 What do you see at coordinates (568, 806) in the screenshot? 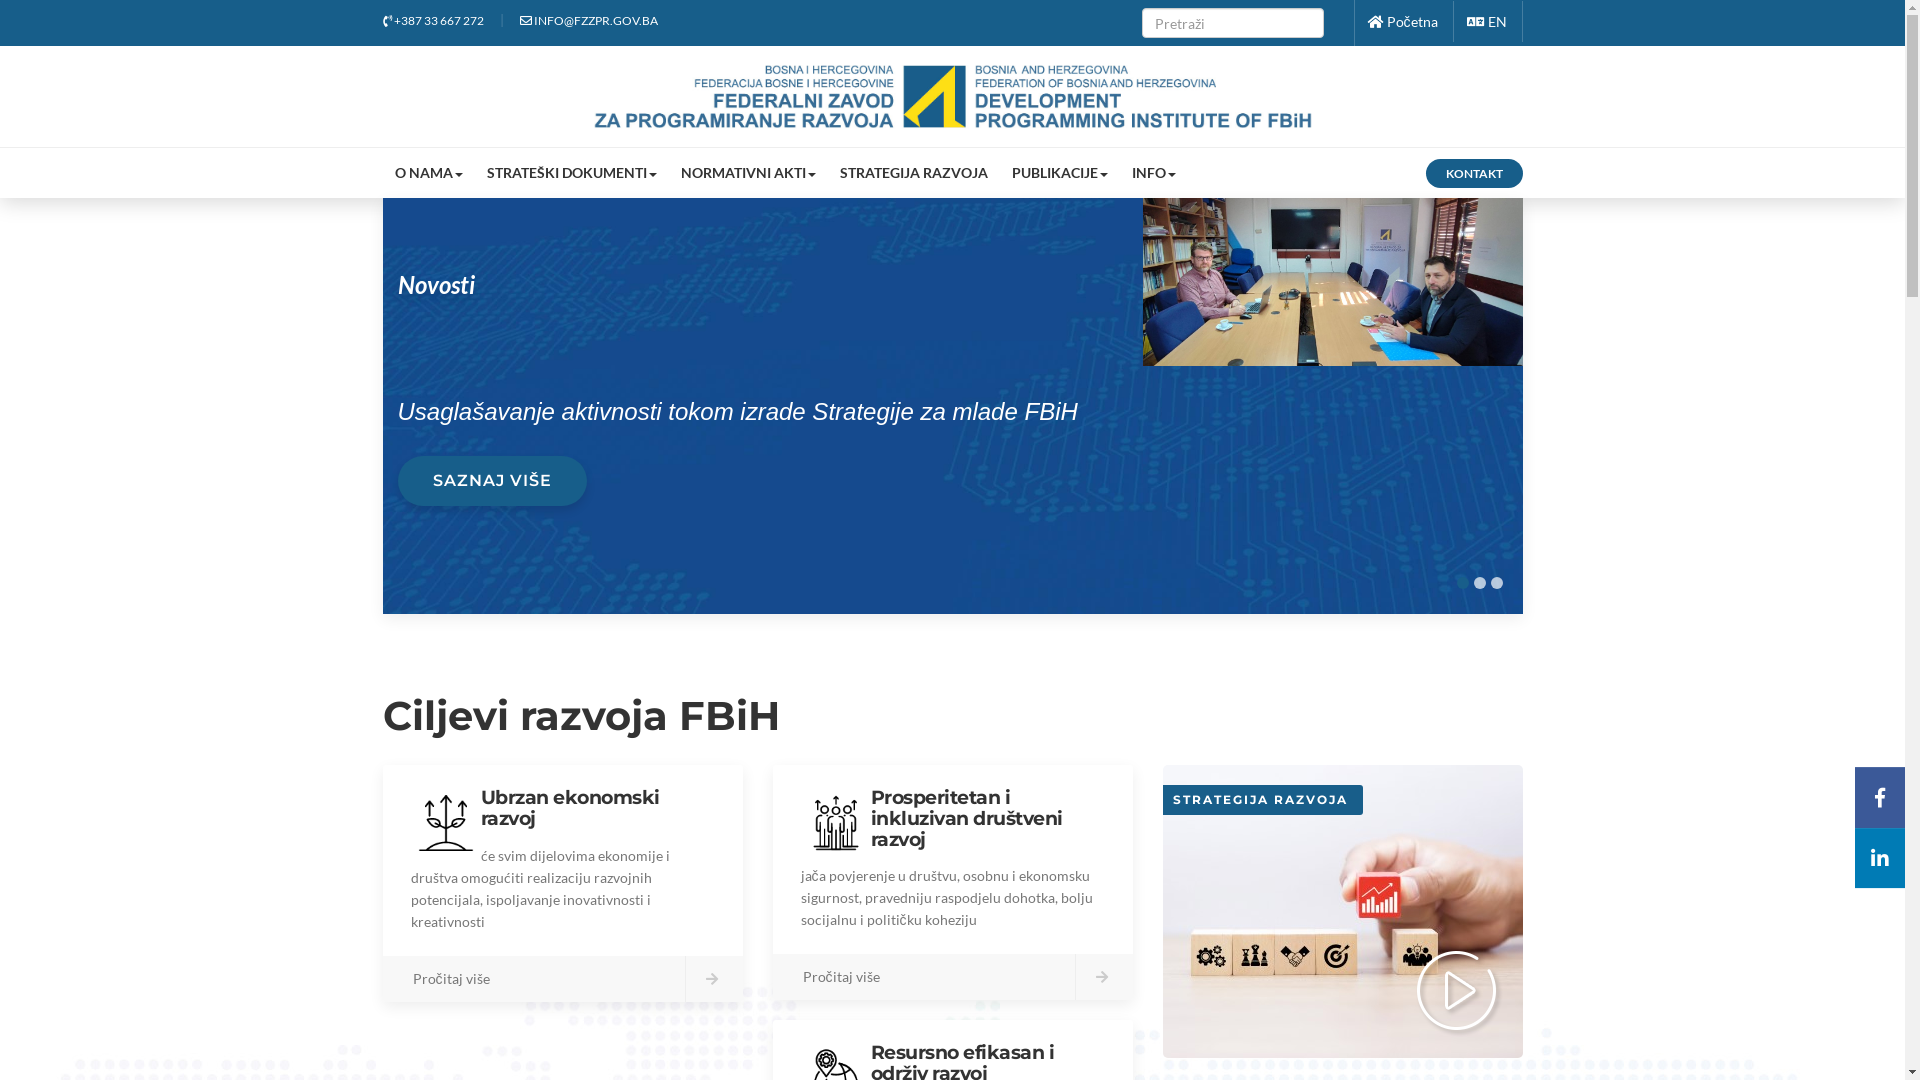
I see `'Ubrzan ekonomski razvoj'` at bounding box center [568, 806].